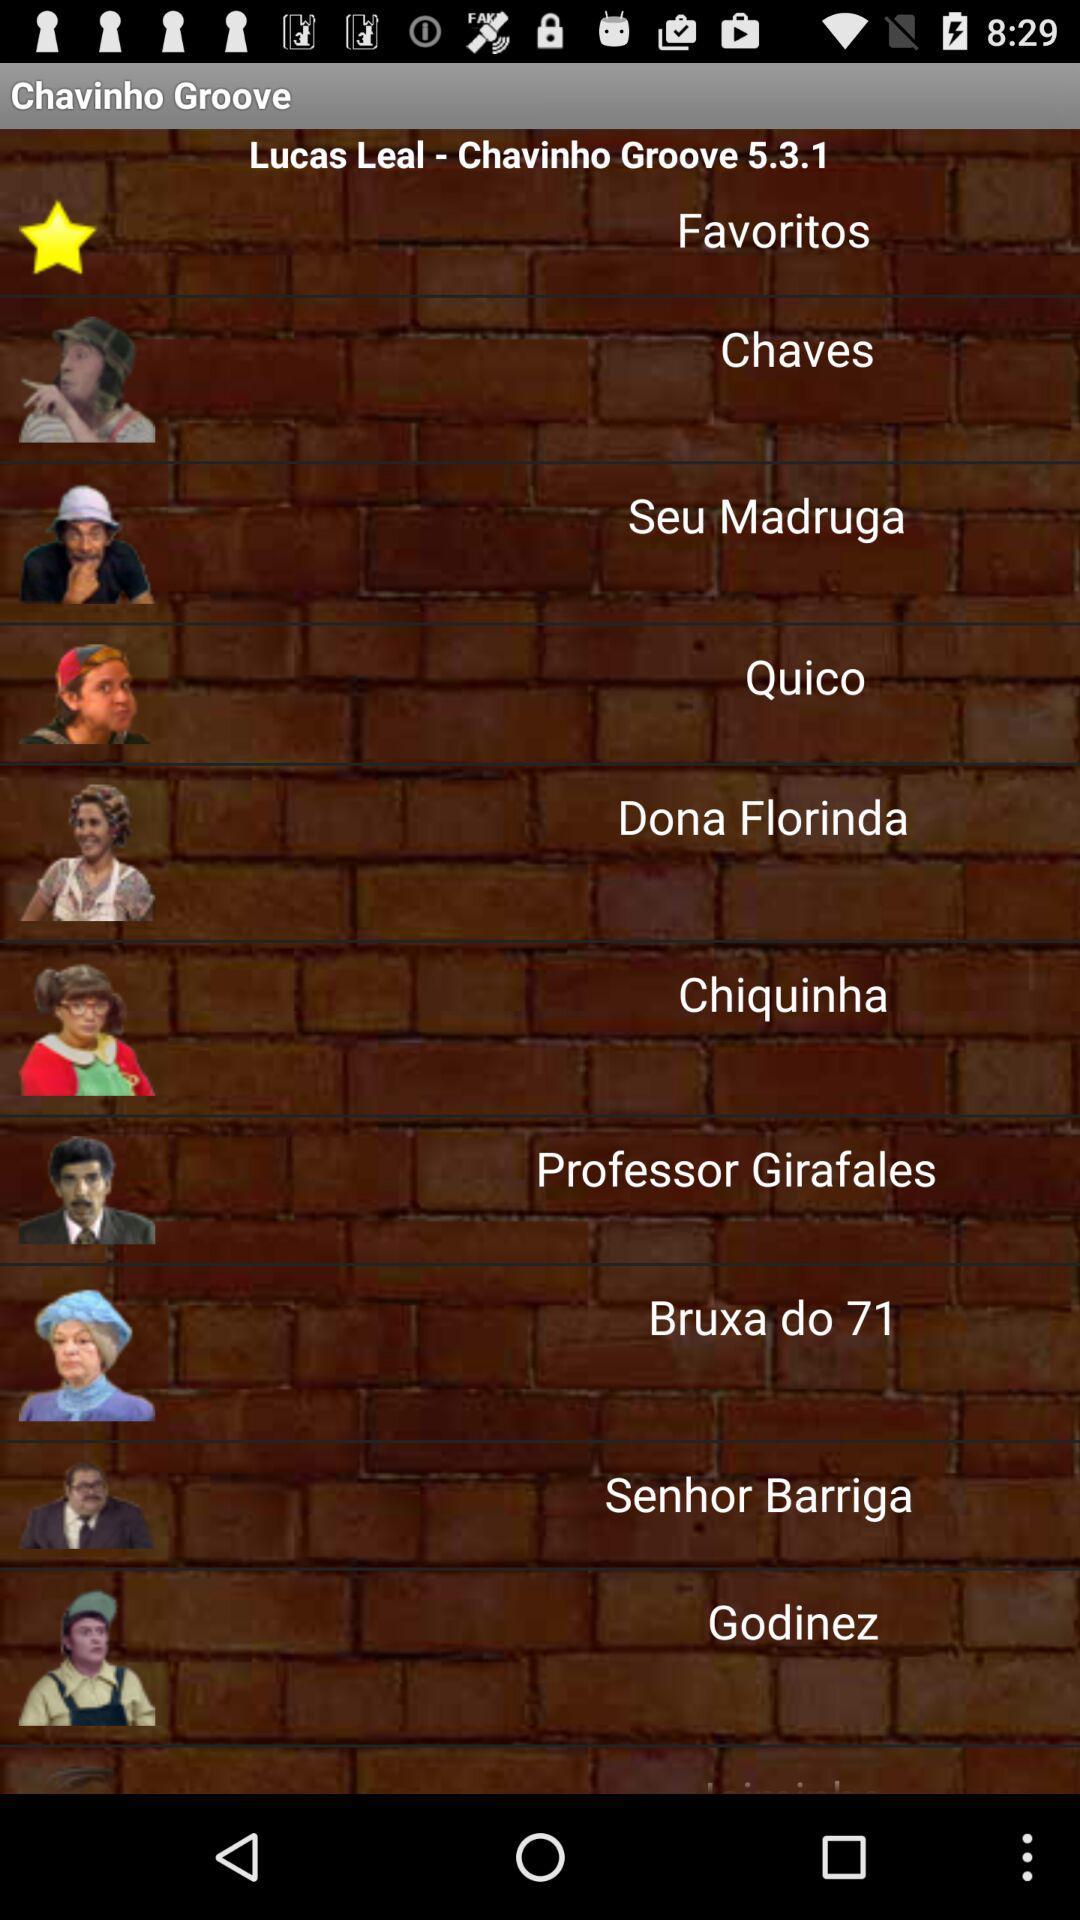 The height and width of the screenshot is (1920, 1080). Describe the element at coordinates (86, 1028) in the screenshot. I see `the fifth image from top left of page` at that location.